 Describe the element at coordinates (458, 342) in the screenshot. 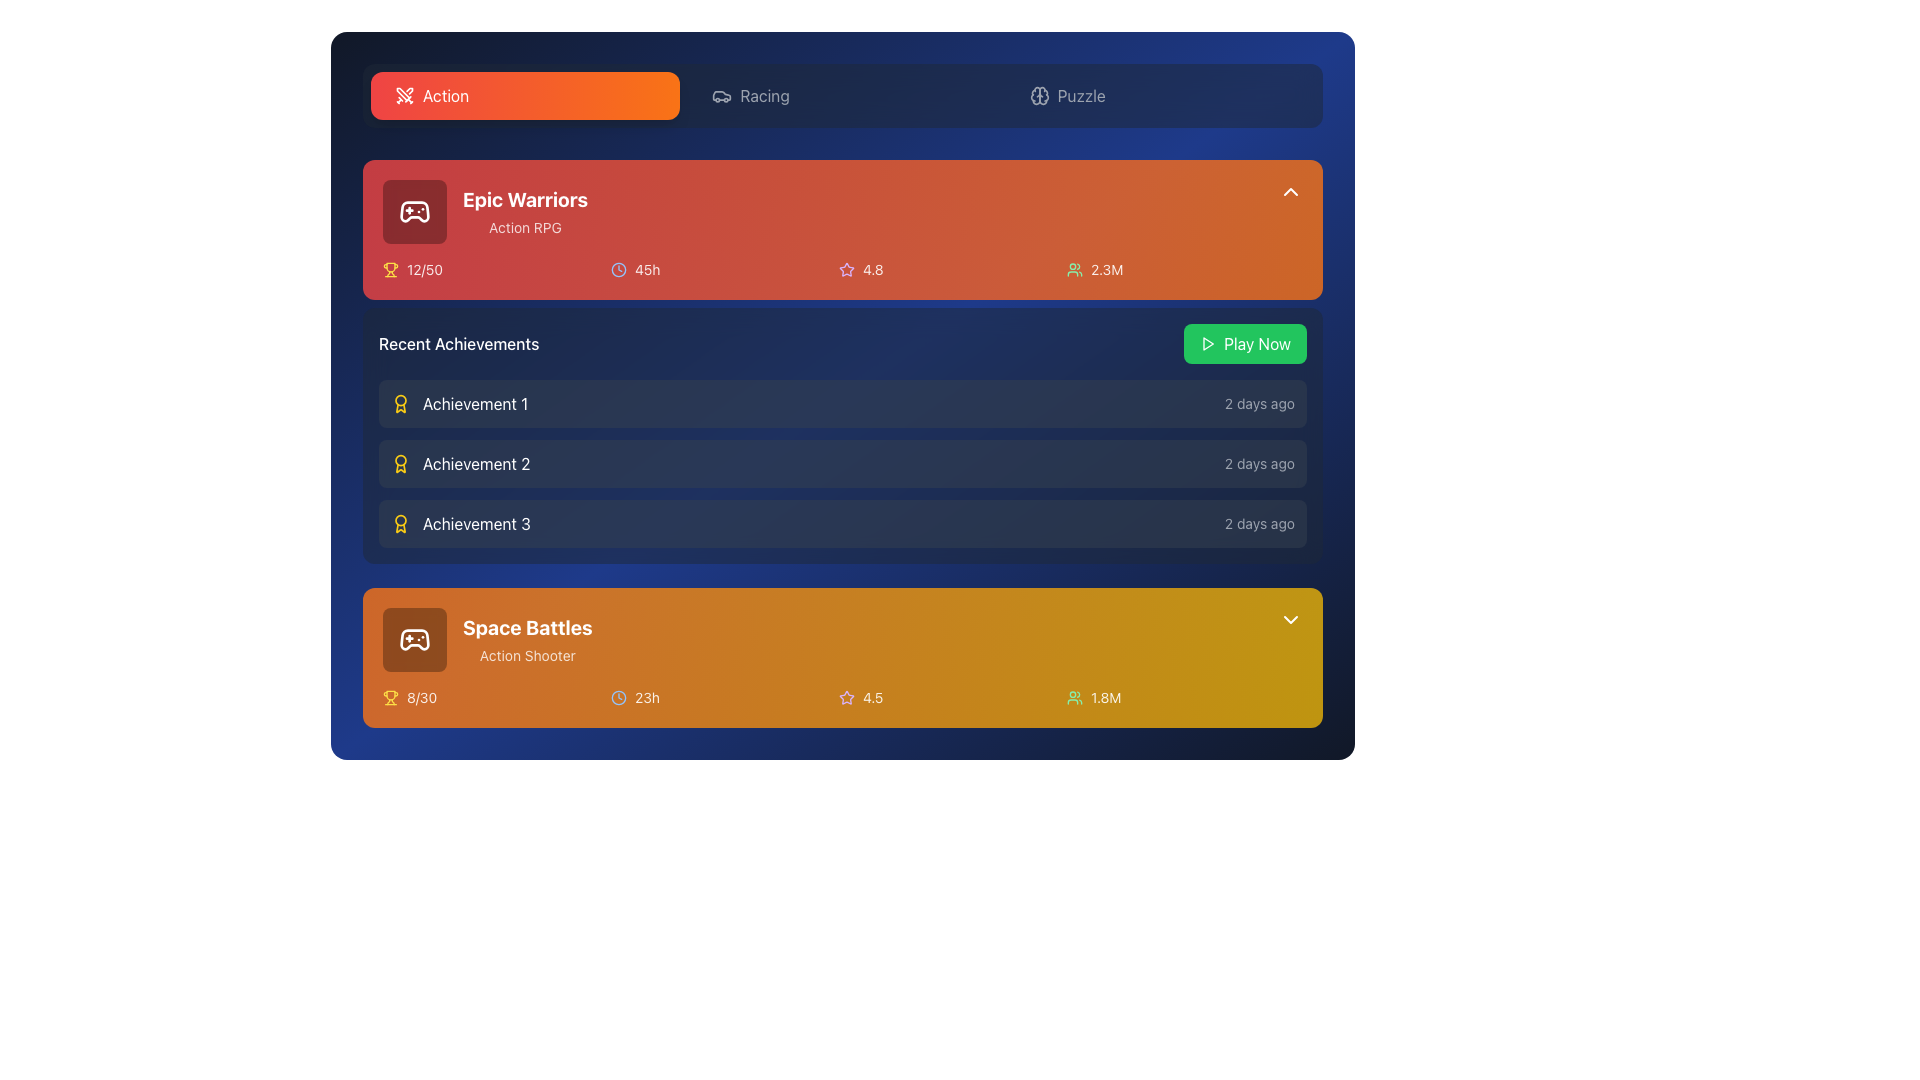

I see `the 'Recent Achievements' text label, which is styled in a medium weight, white font on a dark navy background, positioned below the 'Epic Warriors' card` at that location.